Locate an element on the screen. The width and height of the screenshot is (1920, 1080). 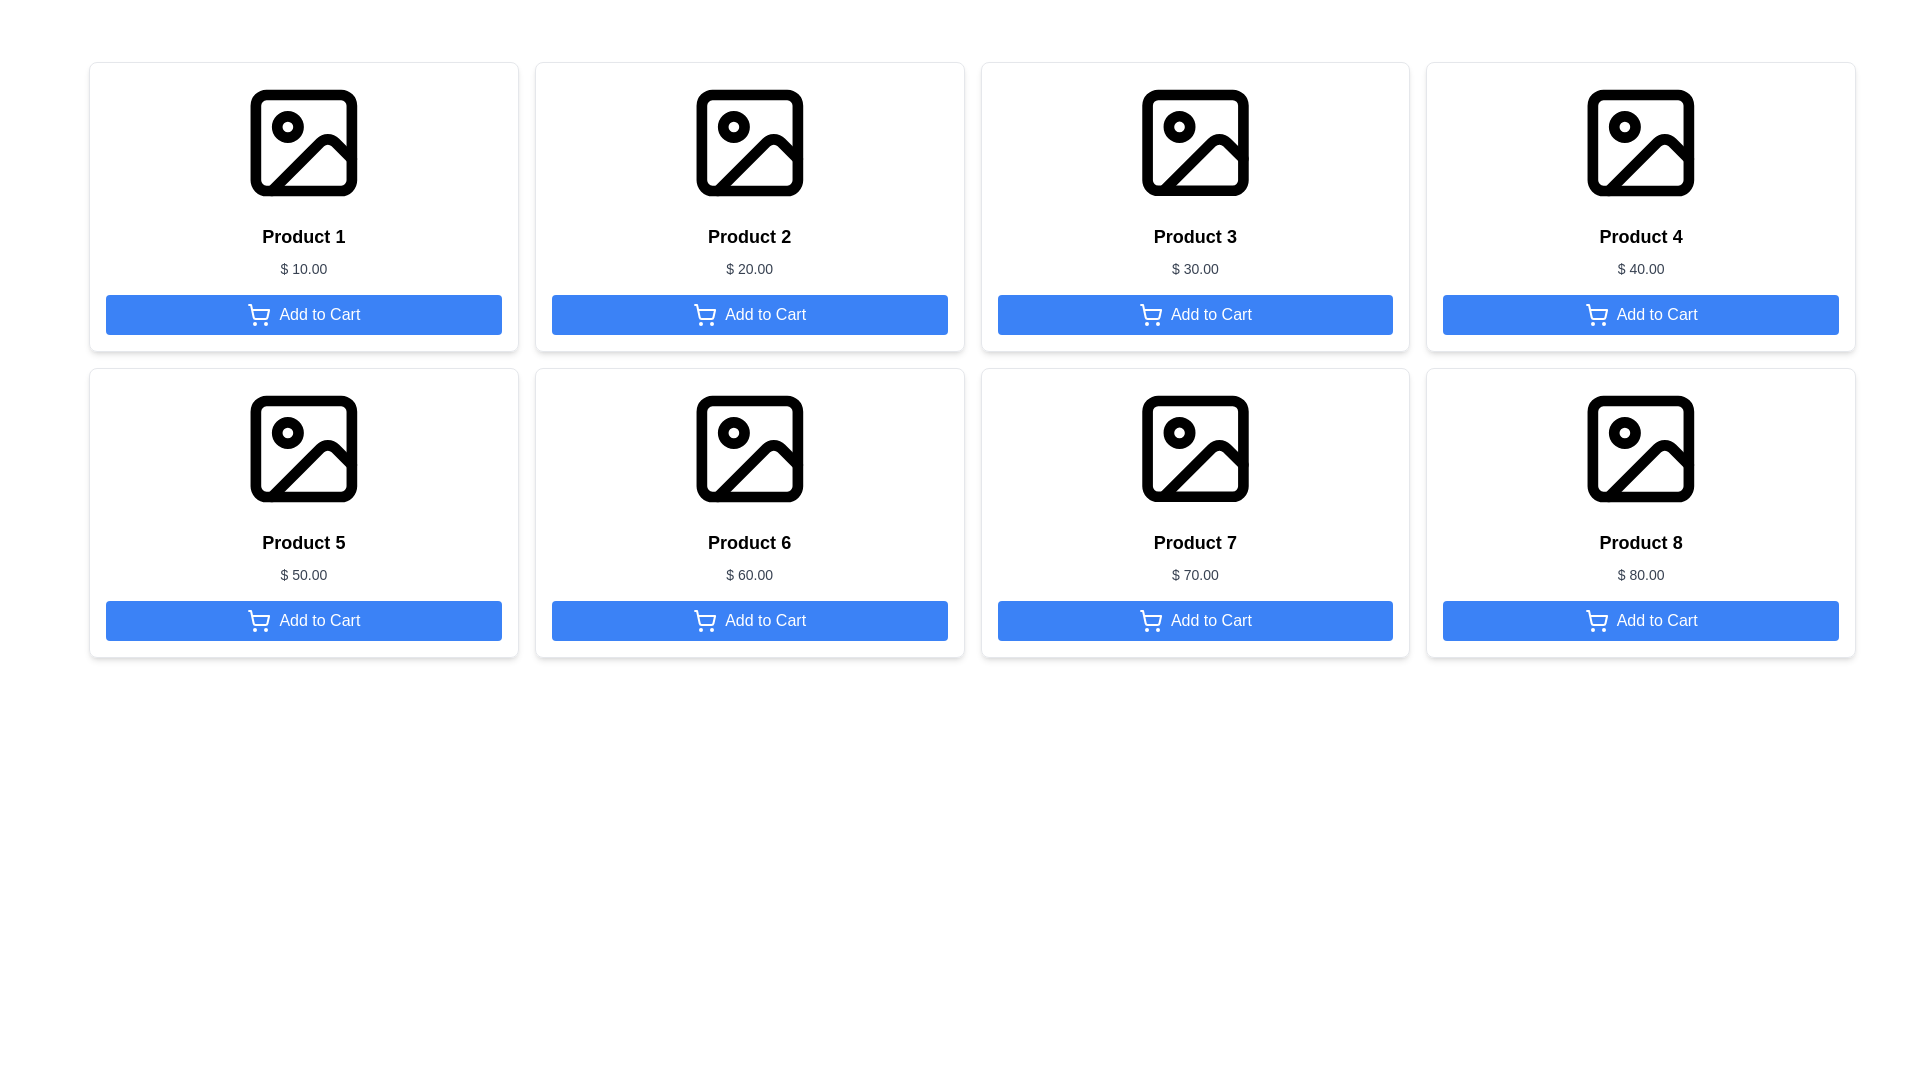
the cart icon located in the 'Add to Cart' button for Product 7, which is positioned in the second row, third column of the grid layout is located at coordinates (1150, 620).